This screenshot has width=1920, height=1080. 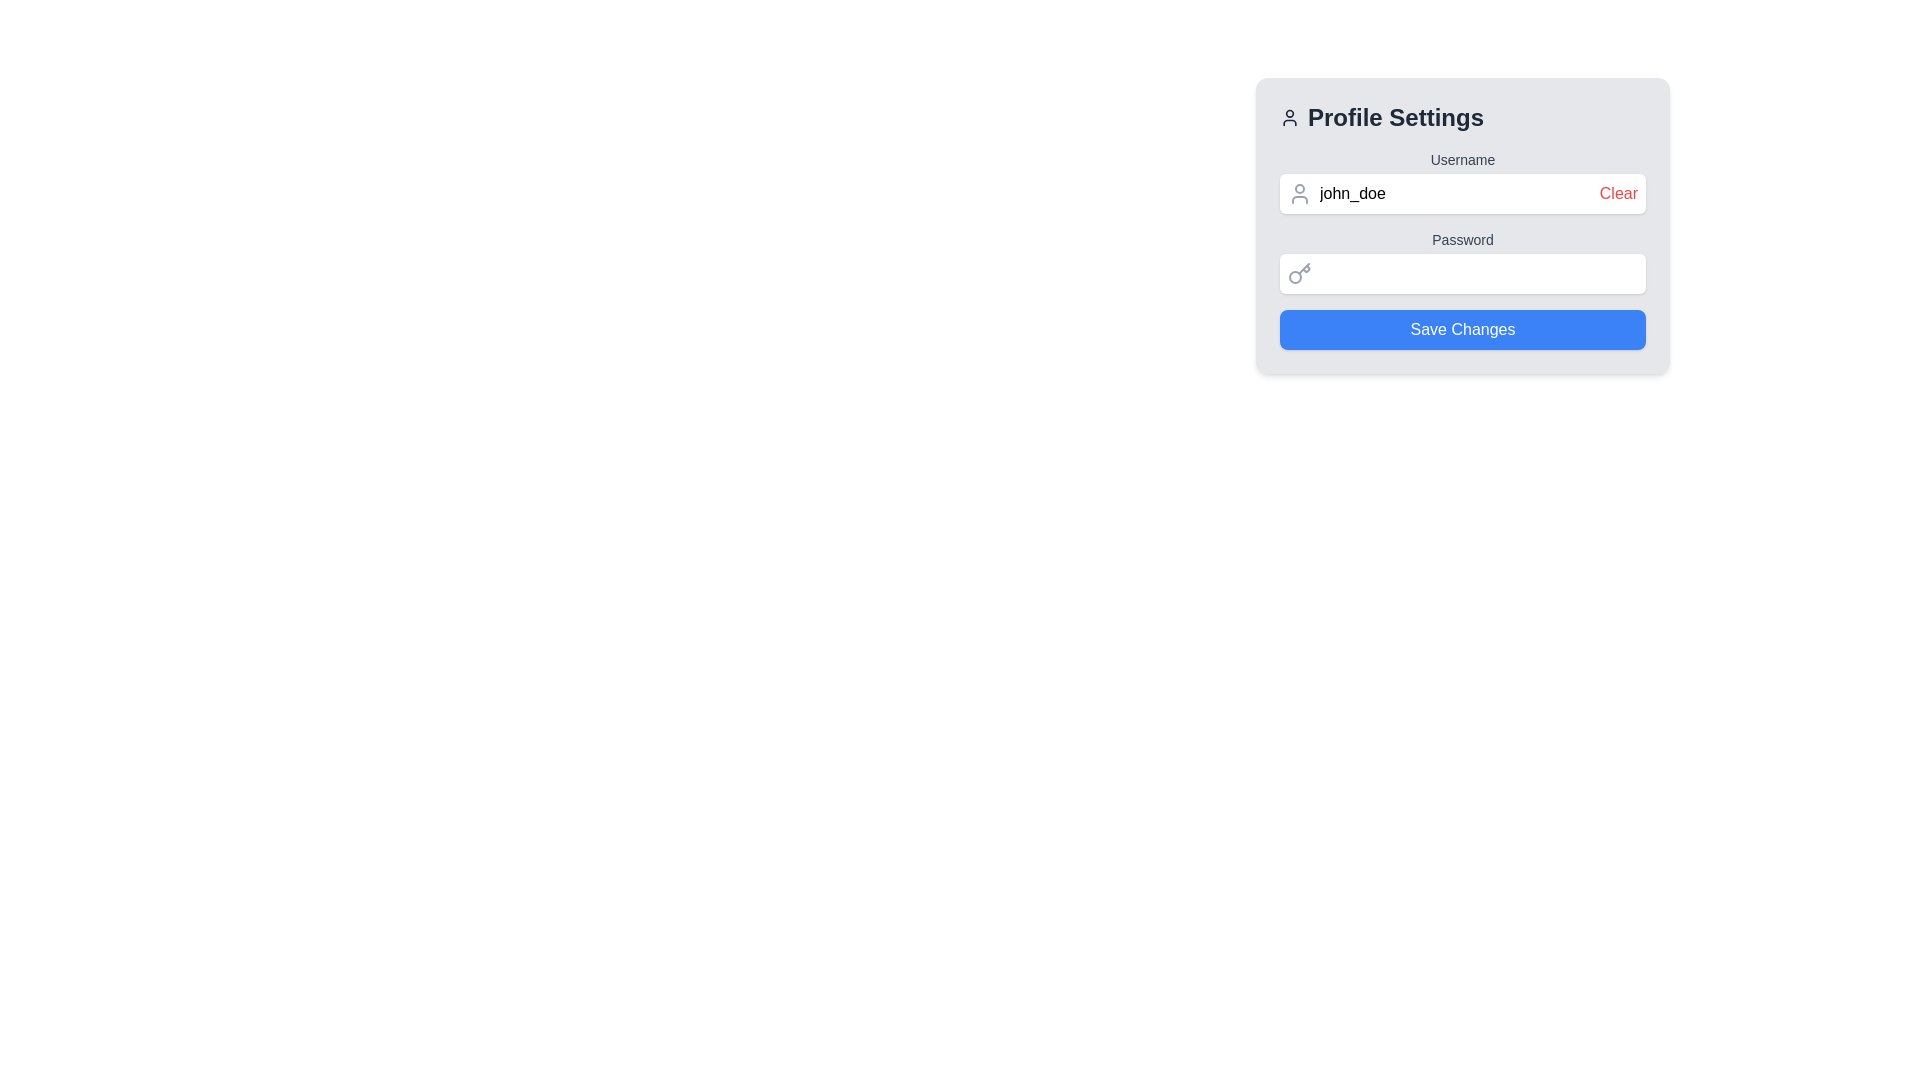 What do you see at coordinates (1463, 158) in the screenshot?
I see `the 'Username' label displayed in small-sized gray font above the input field labeled 'john_doe'` at bounding box center [1463, 158].